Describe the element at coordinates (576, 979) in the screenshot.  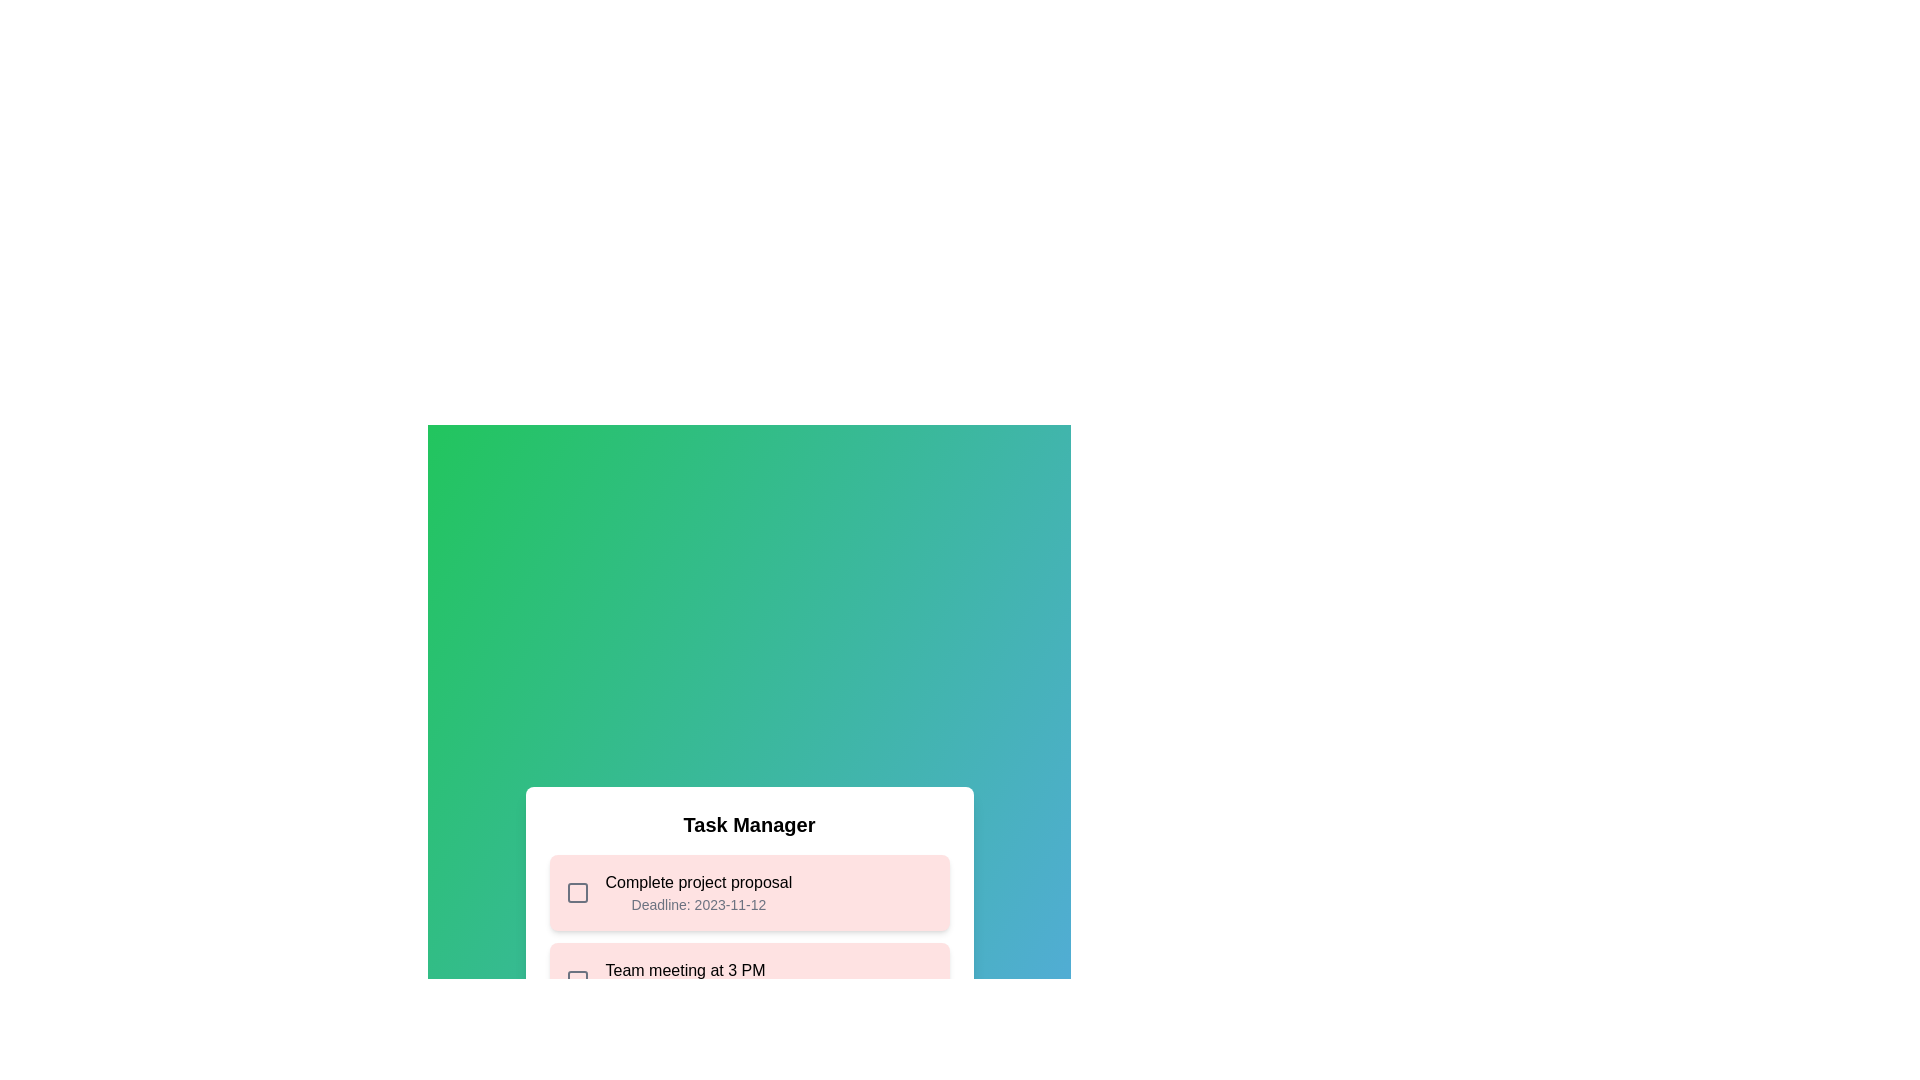
I see `the checkbox for the task 'Team meeting at 3 PM Deadline: 2023-11-13' to get focus` at that location.